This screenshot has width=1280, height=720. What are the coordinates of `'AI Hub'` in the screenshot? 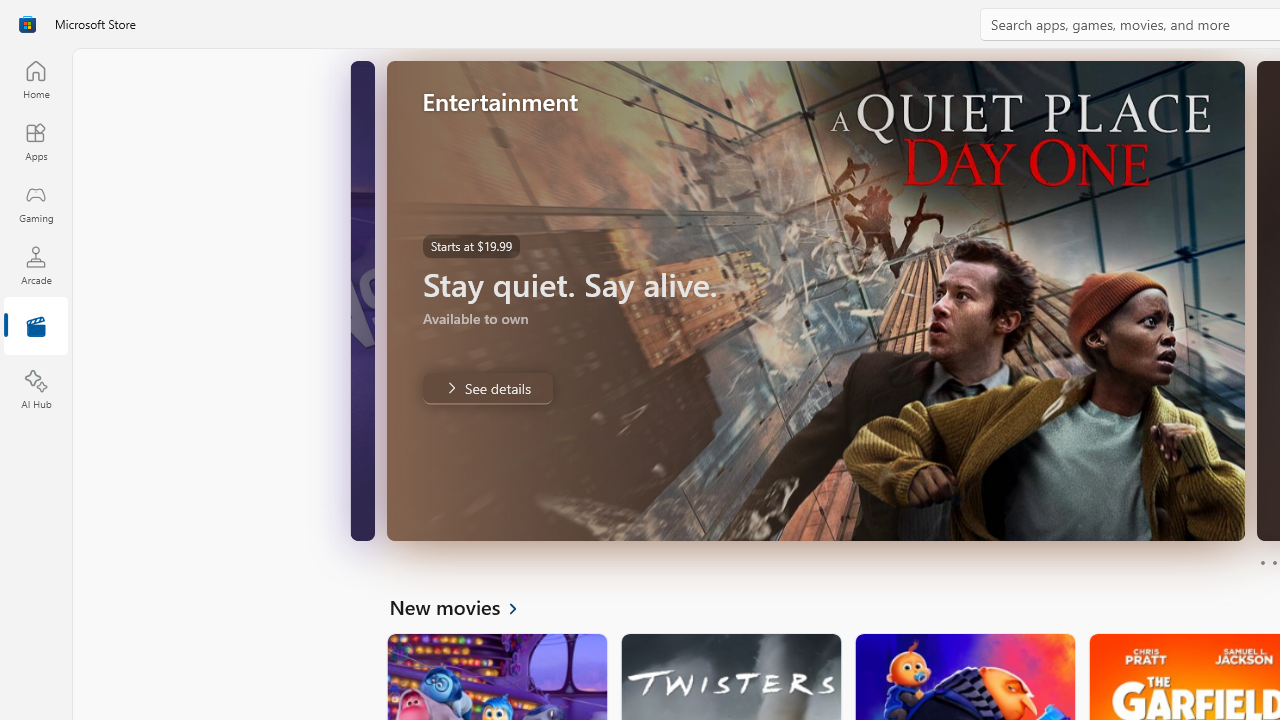 It's located at (35, 390).